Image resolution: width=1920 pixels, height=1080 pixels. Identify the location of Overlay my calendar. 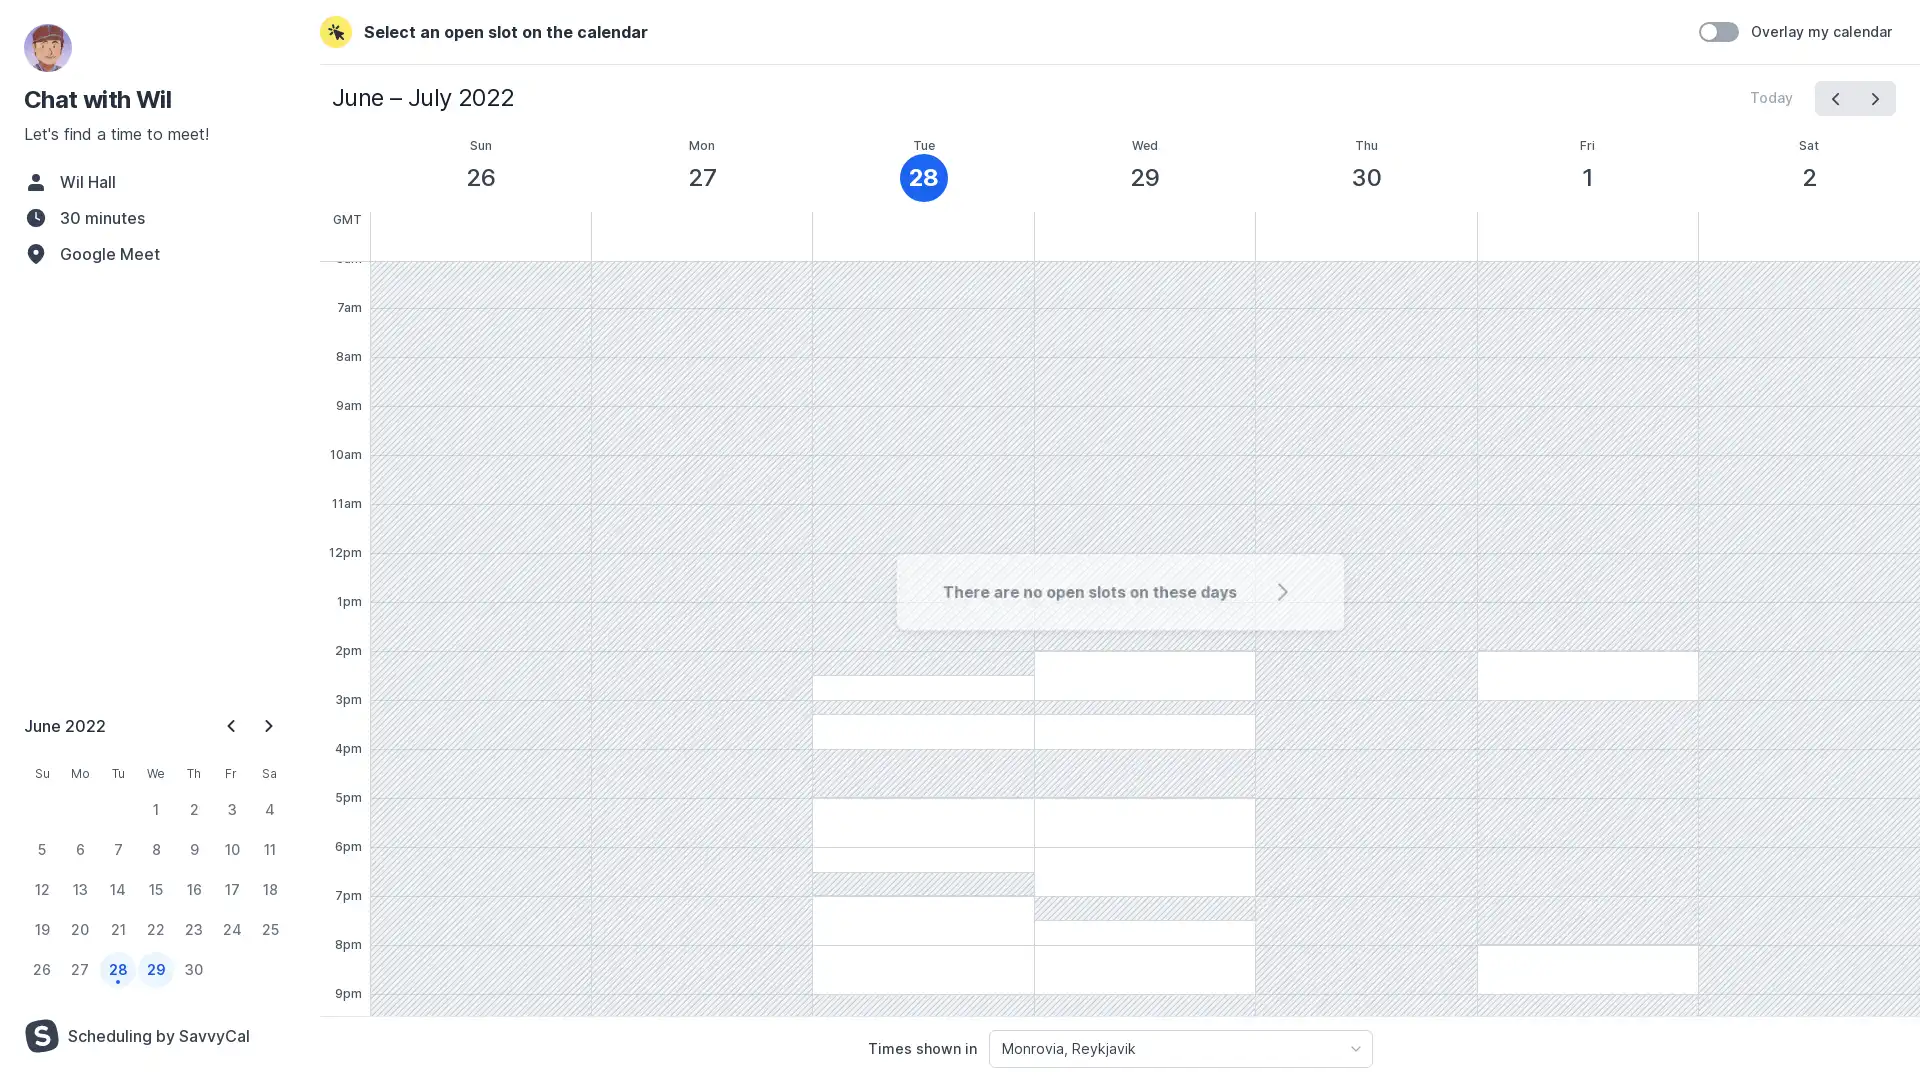
(1795, 31).